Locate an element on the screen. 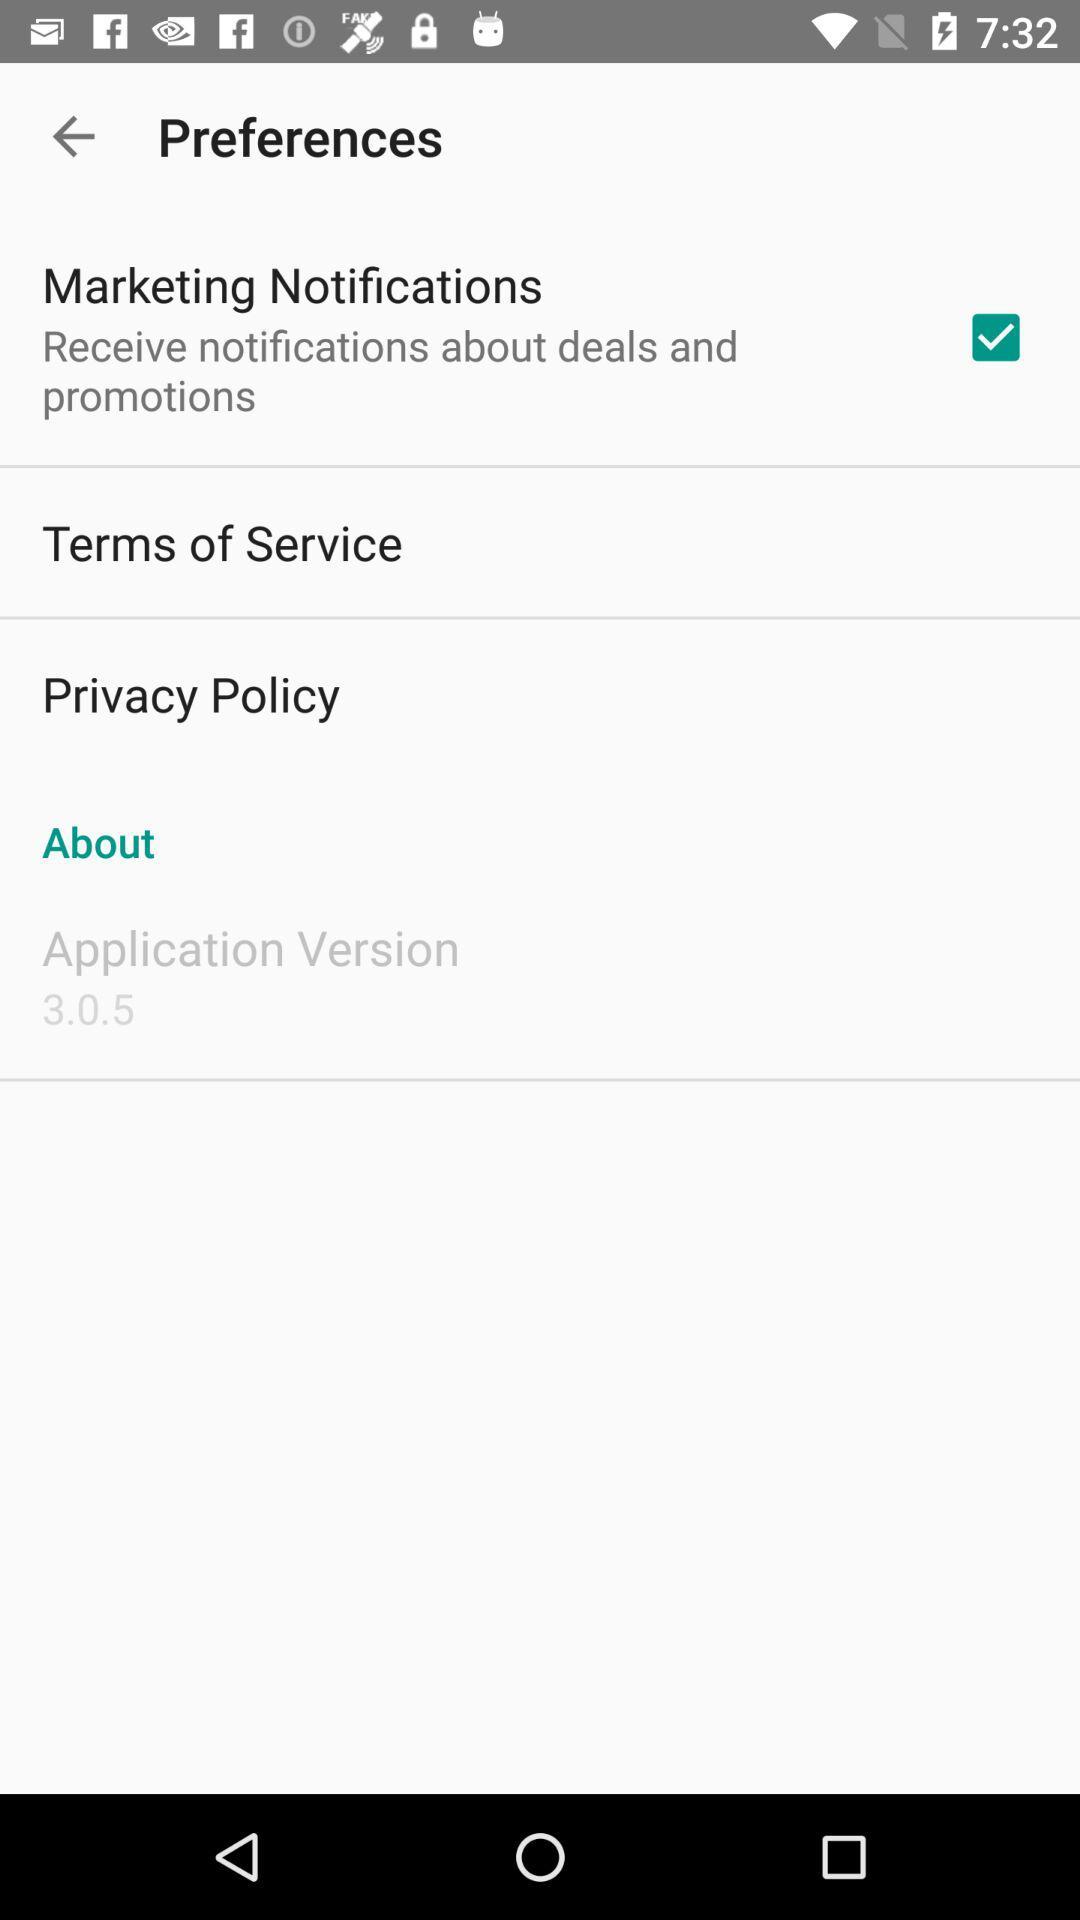  the terms of service item is located at coordinates (222, 542).